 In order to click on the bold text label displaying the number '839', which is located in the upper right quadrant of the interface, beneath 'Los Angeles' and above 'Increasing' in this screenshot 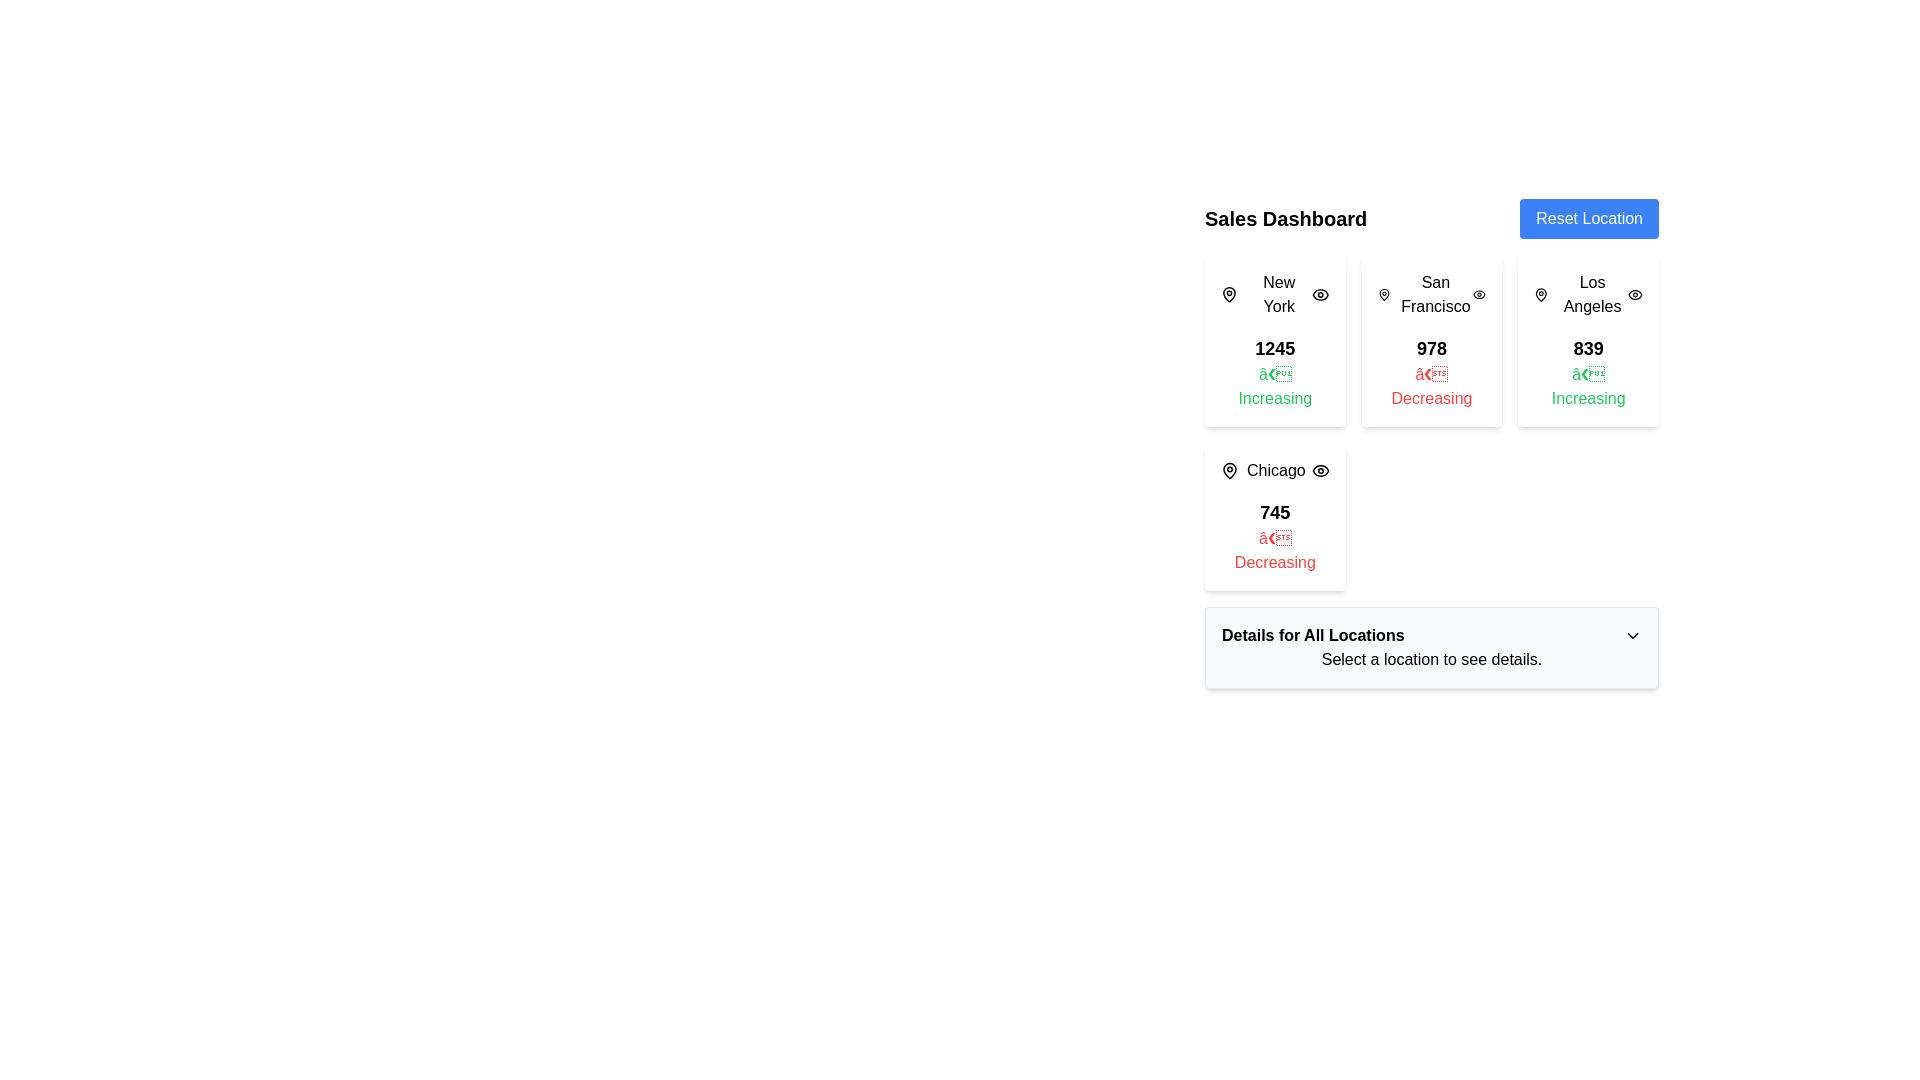, I will do `click(1587, 347)`.